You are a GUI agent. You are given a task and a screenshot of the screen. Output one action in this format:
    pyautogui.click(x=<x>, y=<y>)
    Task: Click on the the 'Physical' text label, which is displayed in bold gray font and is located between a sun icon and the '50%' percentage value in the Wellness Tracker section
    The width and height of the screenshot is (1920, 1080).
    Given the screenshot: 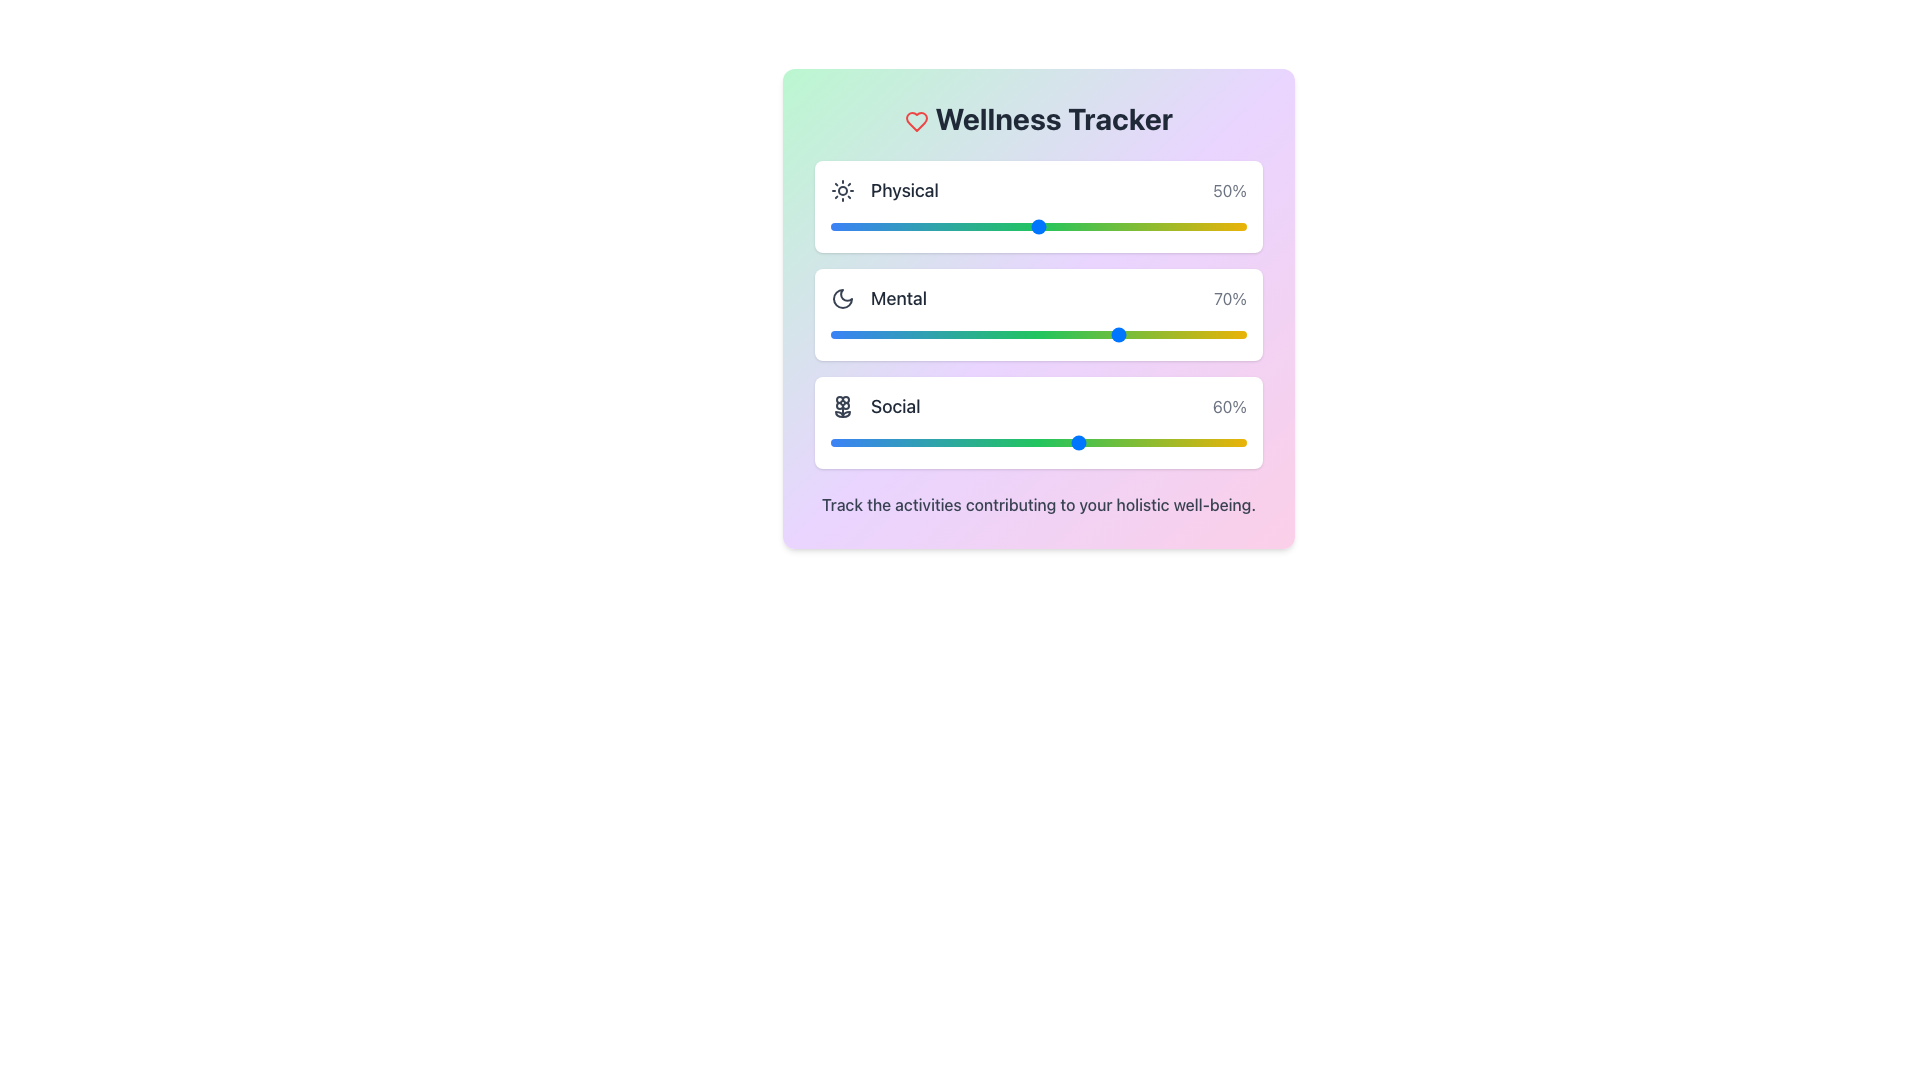 What is the action you would take?
    pyautogui.click(x=903, y=191)
    